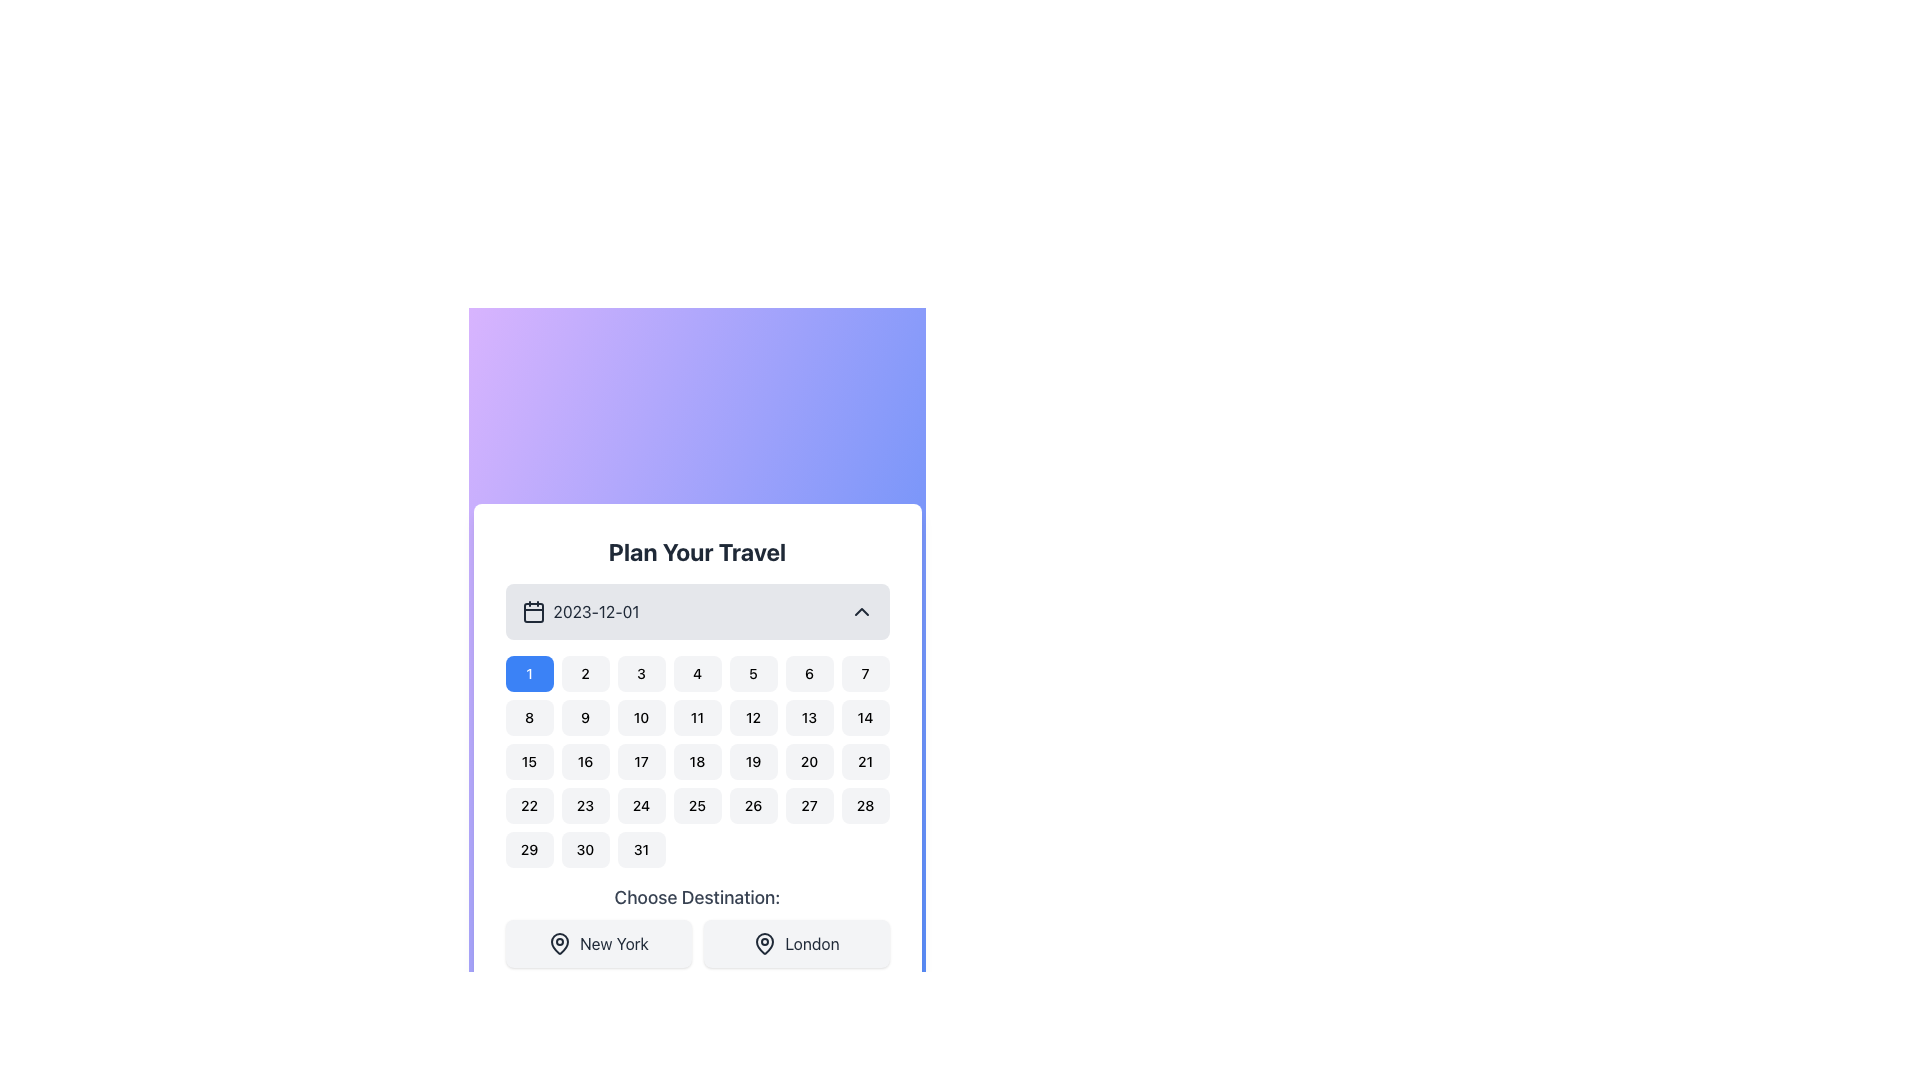  What do you see at coordinates (579, 611) in the screenshot?
I see `the date display element located below the 'Plan Your Travel' heading, which is a label with an icon showing the selected travel date` at bounding box center [579, 611].